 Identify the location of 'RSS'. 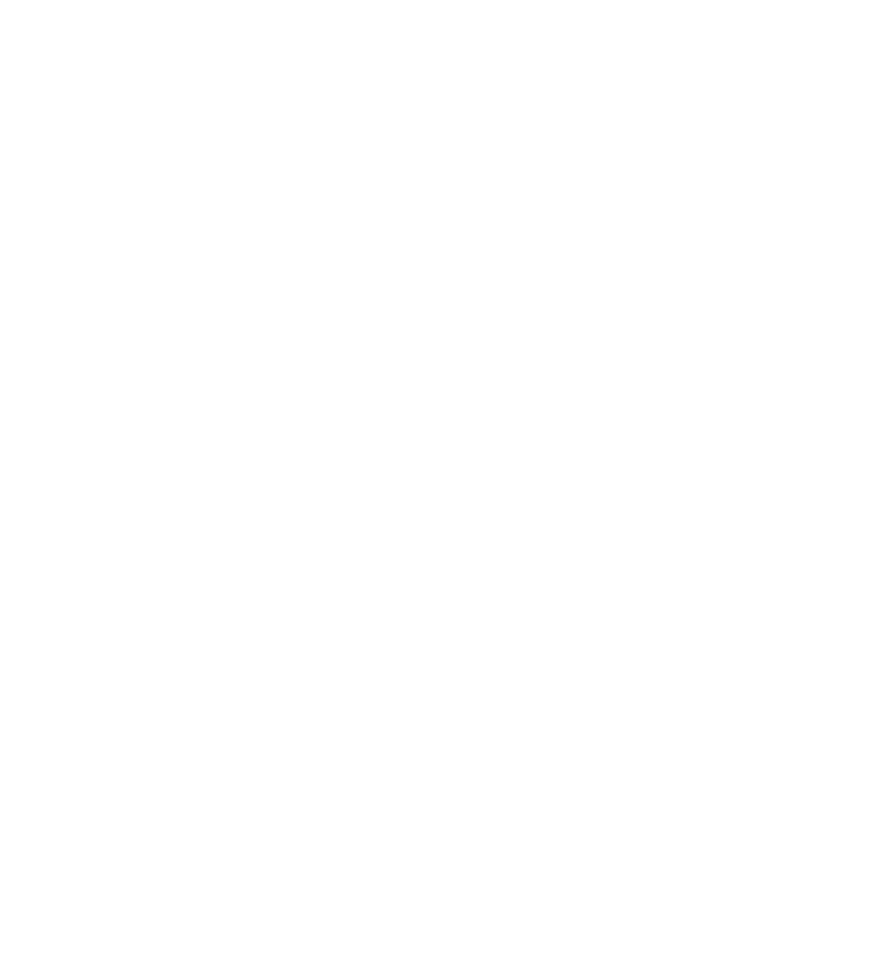
(382, 796).